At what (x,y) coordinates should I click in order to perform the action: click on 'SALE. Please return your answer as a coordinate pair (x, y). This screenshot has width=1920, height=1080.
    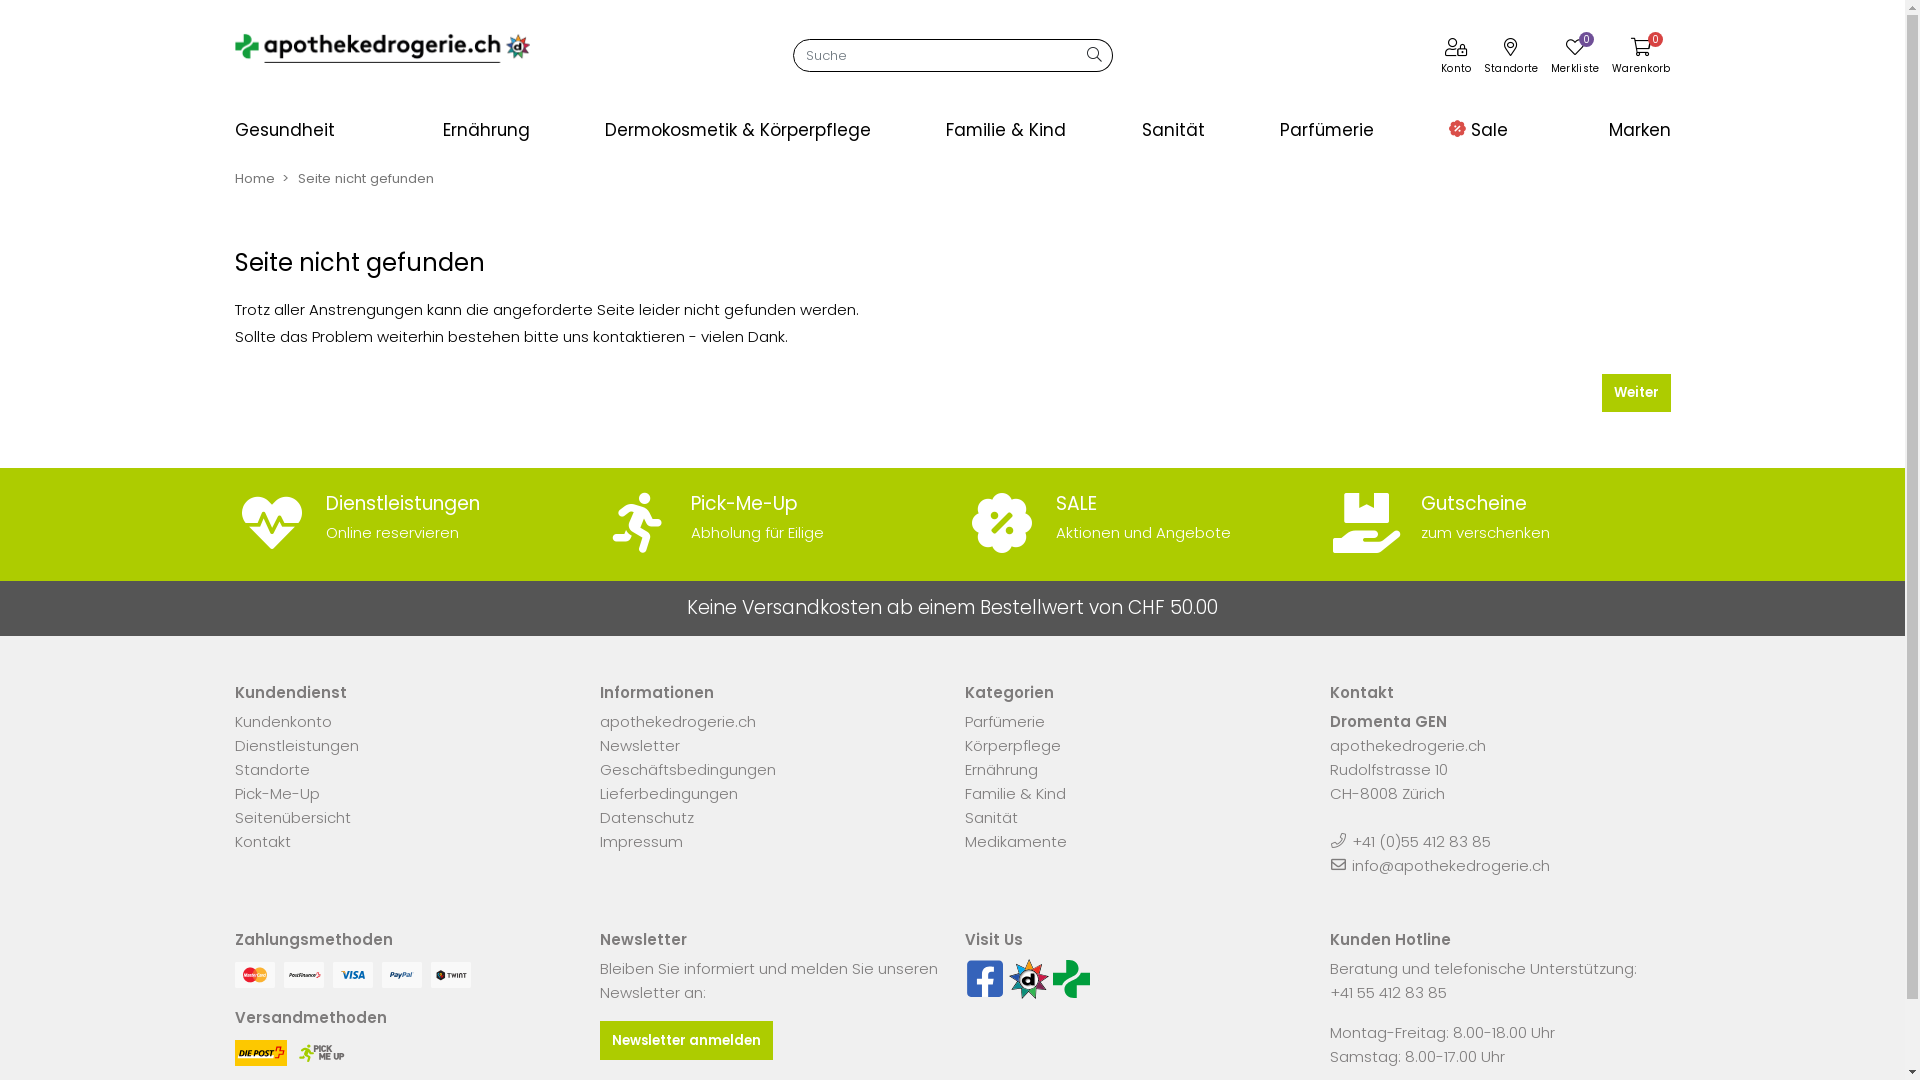
    Looking at the image, I should click on (1134, 518).